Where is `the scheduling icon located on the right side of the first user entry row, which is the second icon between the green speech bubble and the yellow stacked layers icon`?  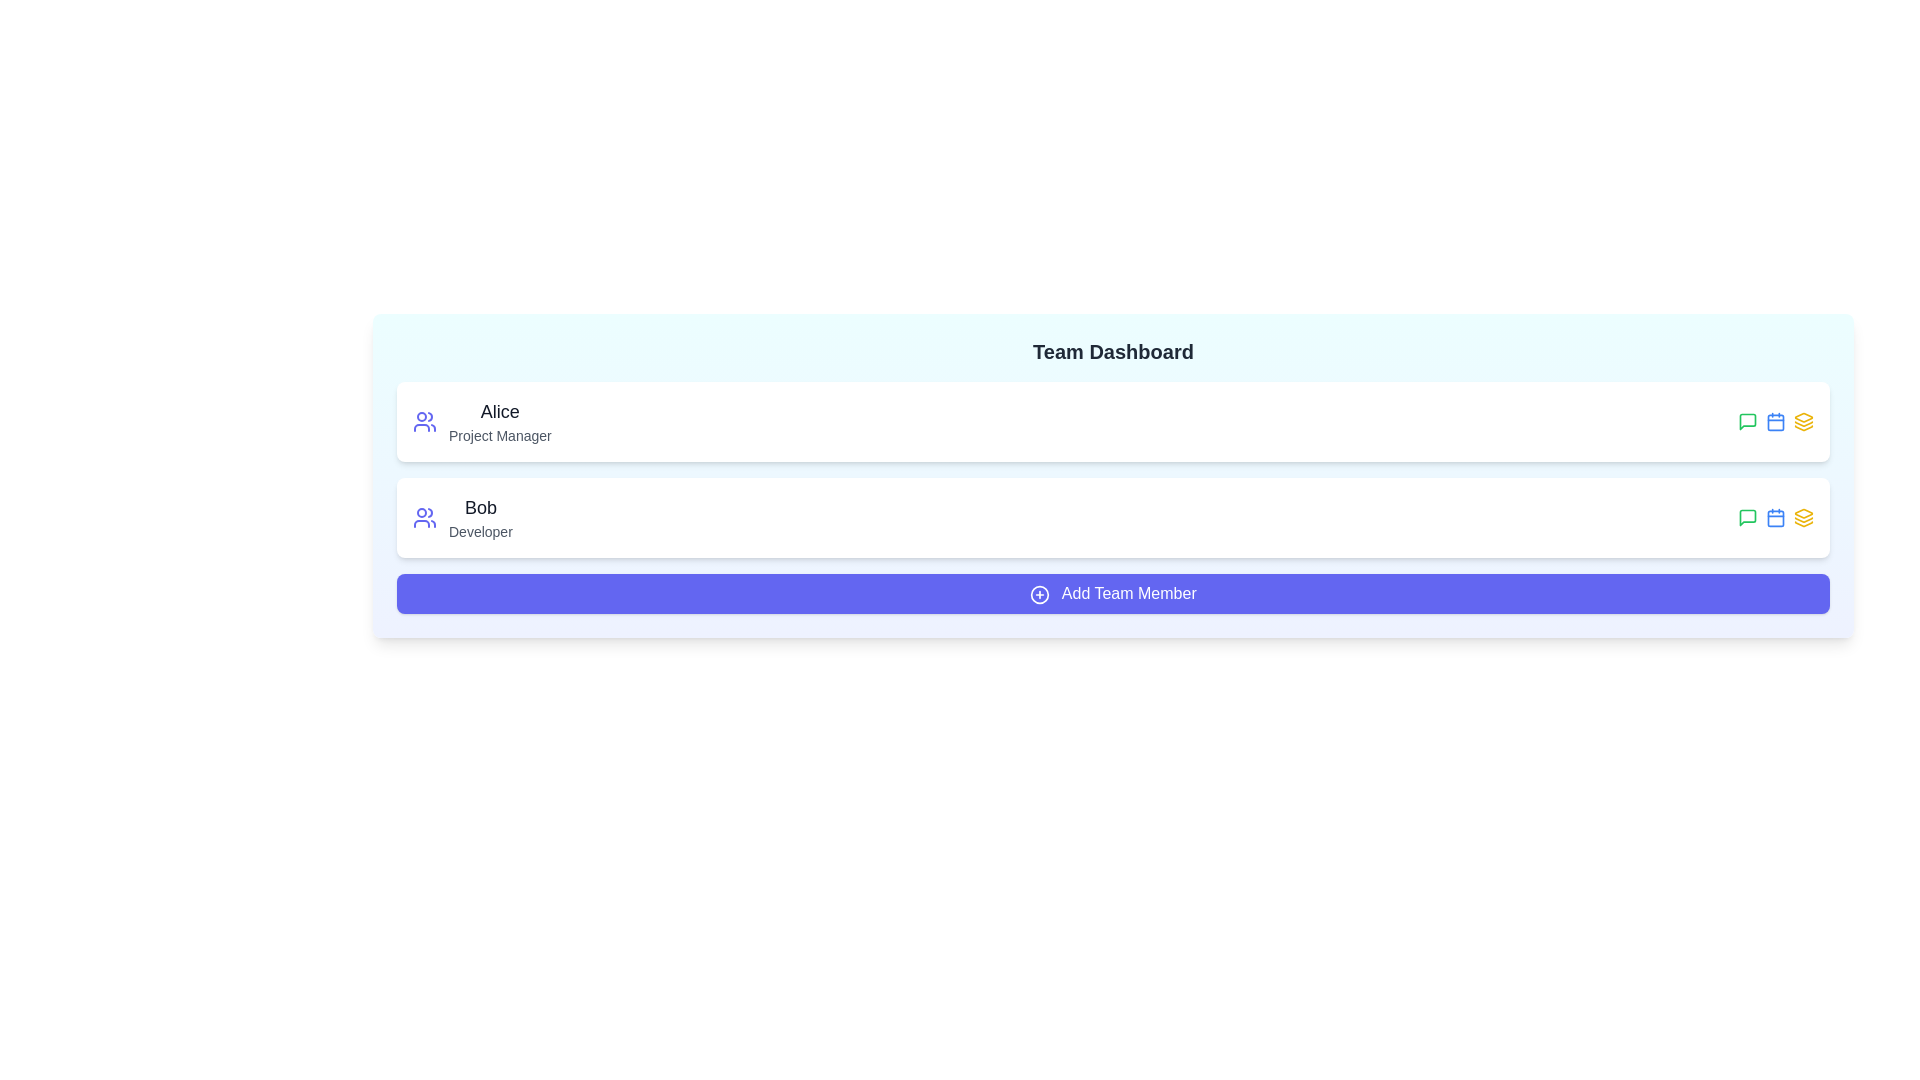
the scheduling icon located on the right side of the first user entry row, which is the second icon between the green speech bubble and the yellow stacked layers icon is located at coordinates (1776, 420).